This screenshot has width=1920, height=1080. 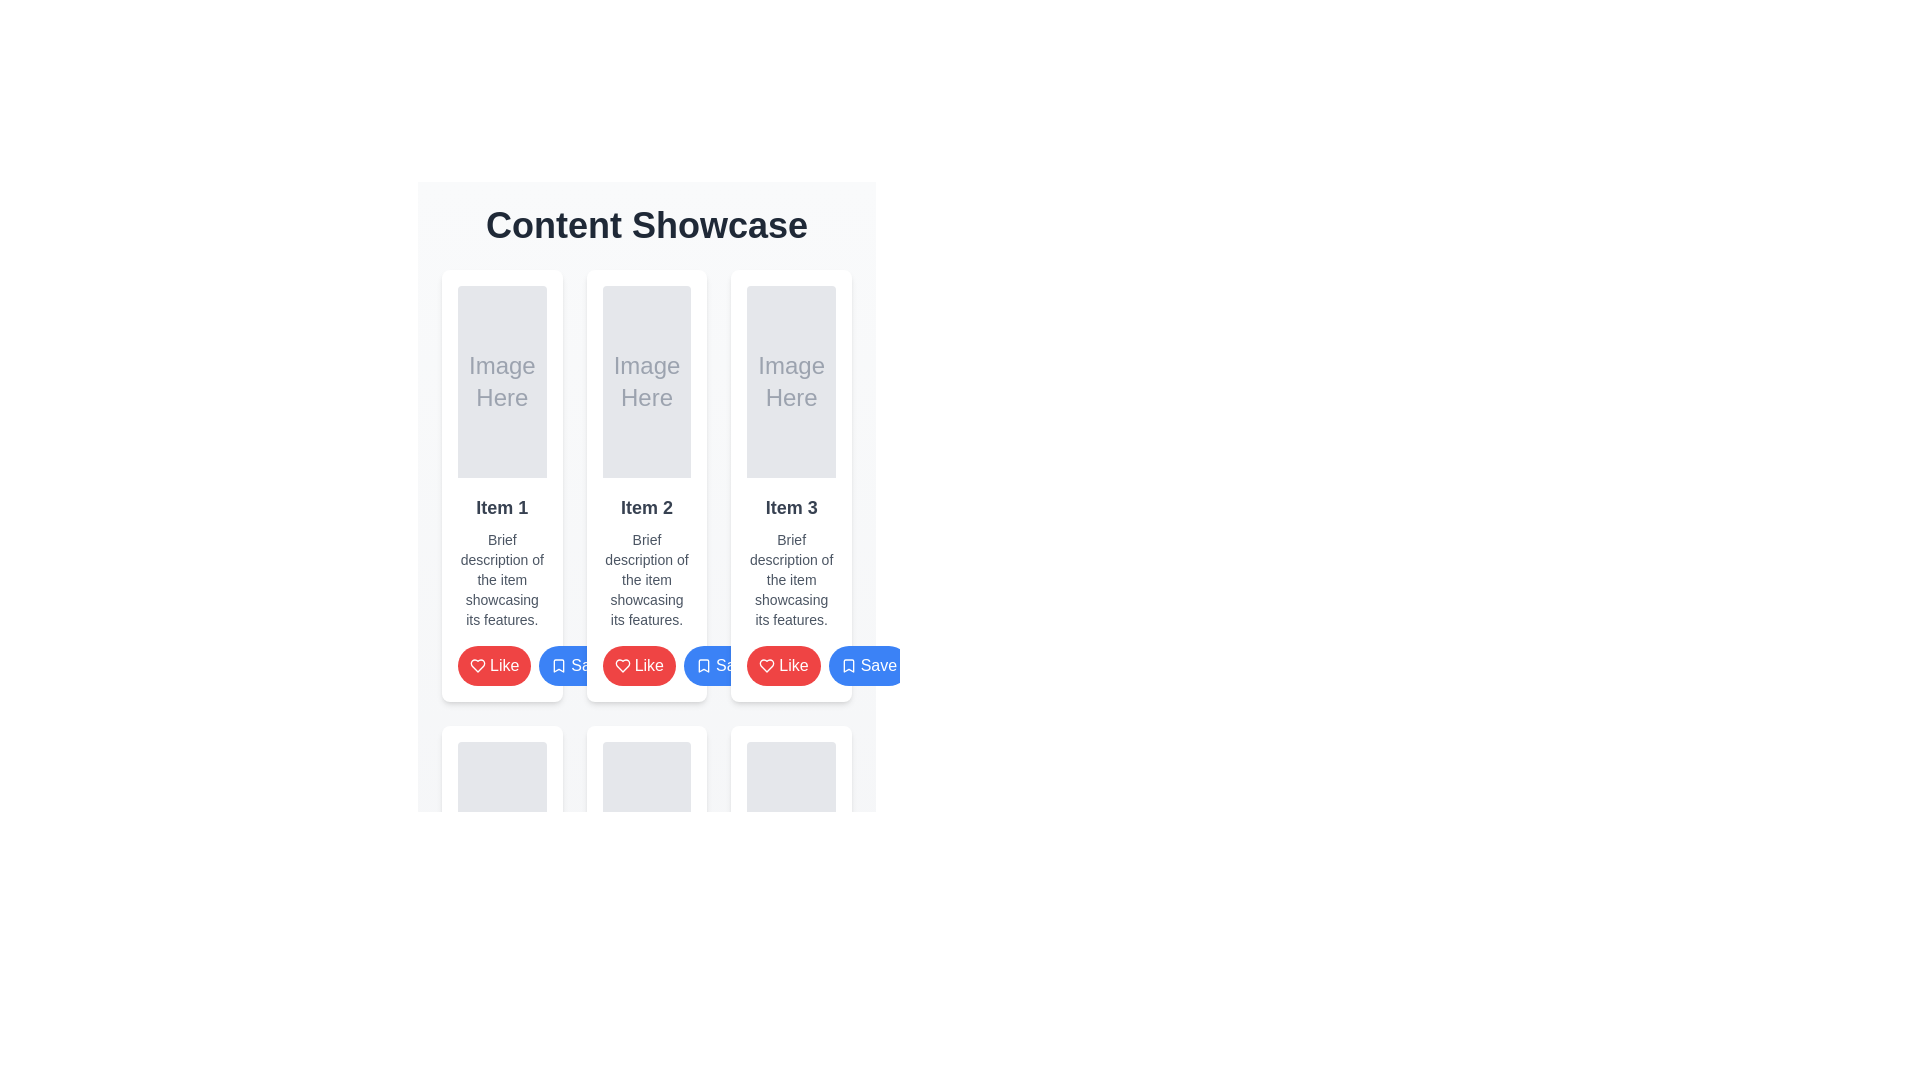 What do you see at coordinates (621, 666) in the screenshot?
I see `the heart icon representing the 'Like' button located in the lower section of the second item card, positioned second from the left and near the 'Save' button` at bounding box center [621, 666].